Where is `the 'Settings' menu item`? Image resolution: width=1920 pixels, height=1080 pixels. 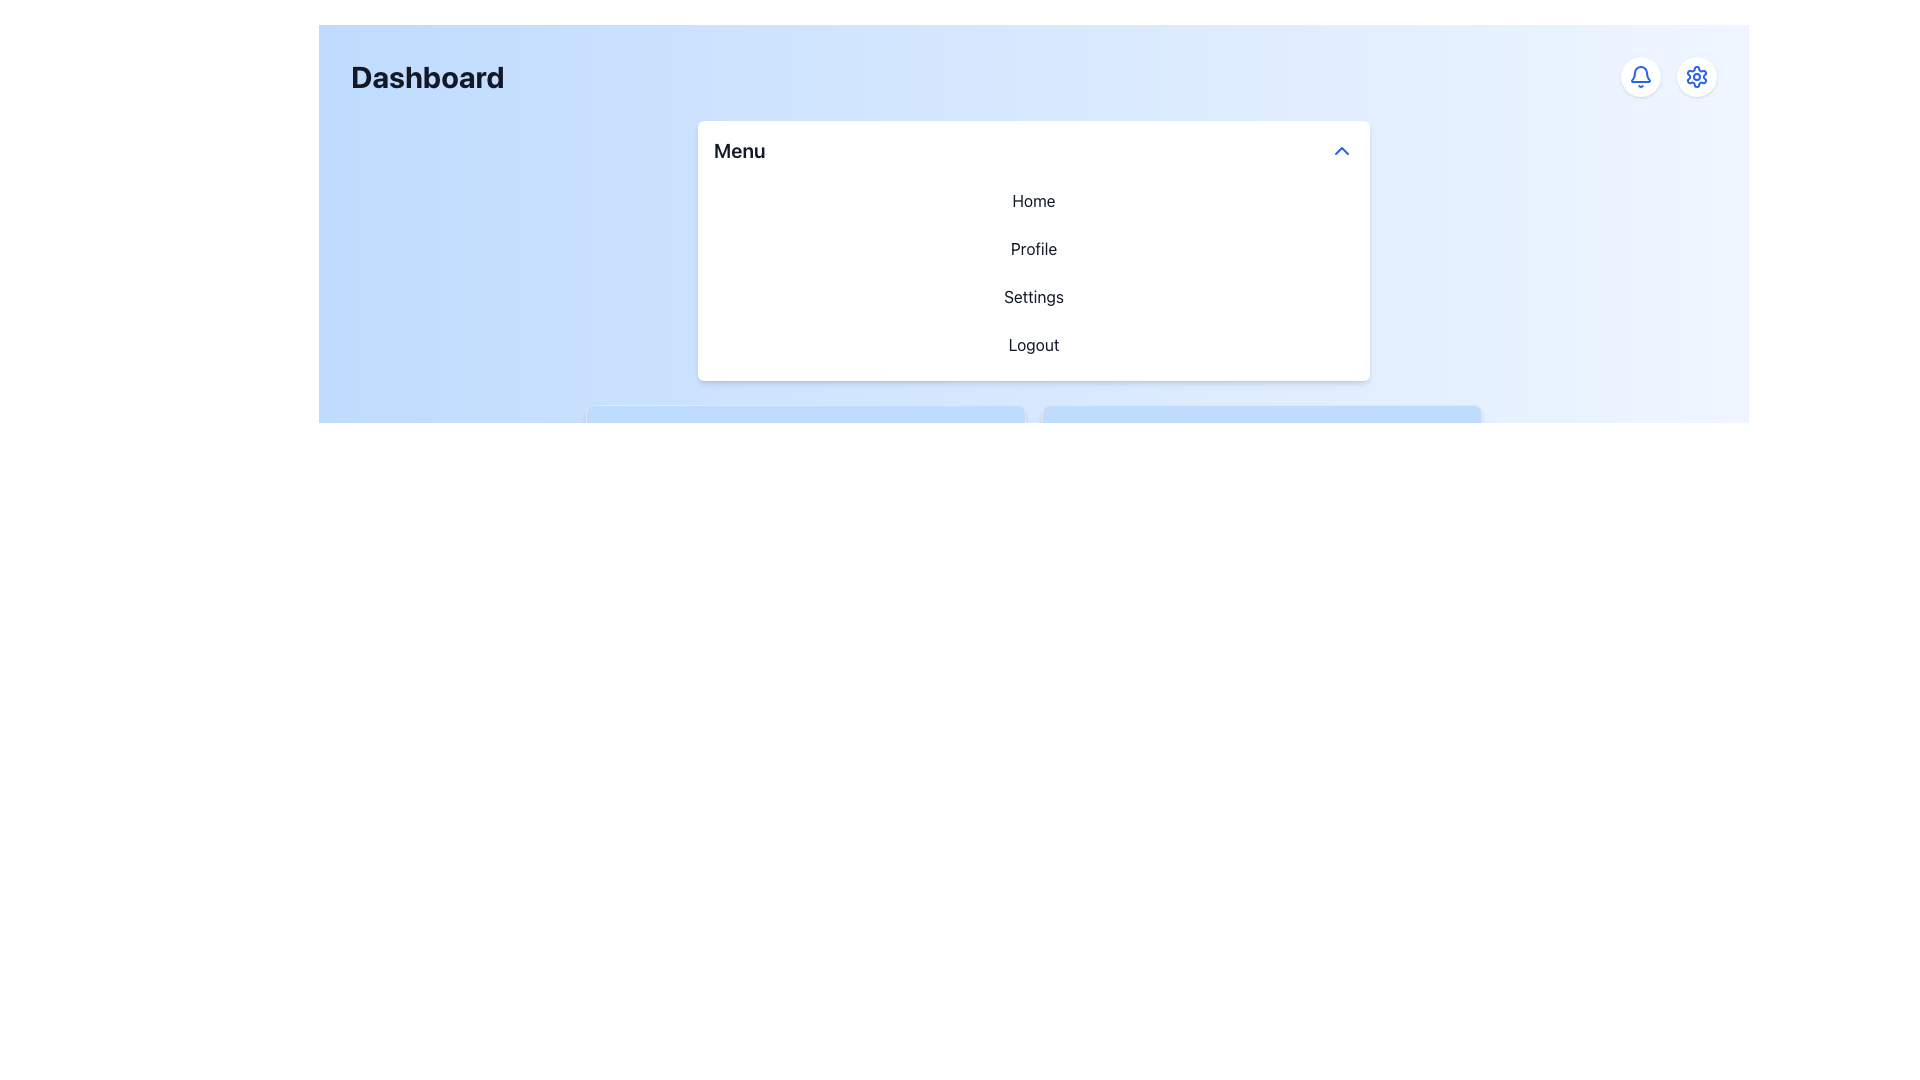
the 'Settings' menu item is located at coordinates (1033, 297).